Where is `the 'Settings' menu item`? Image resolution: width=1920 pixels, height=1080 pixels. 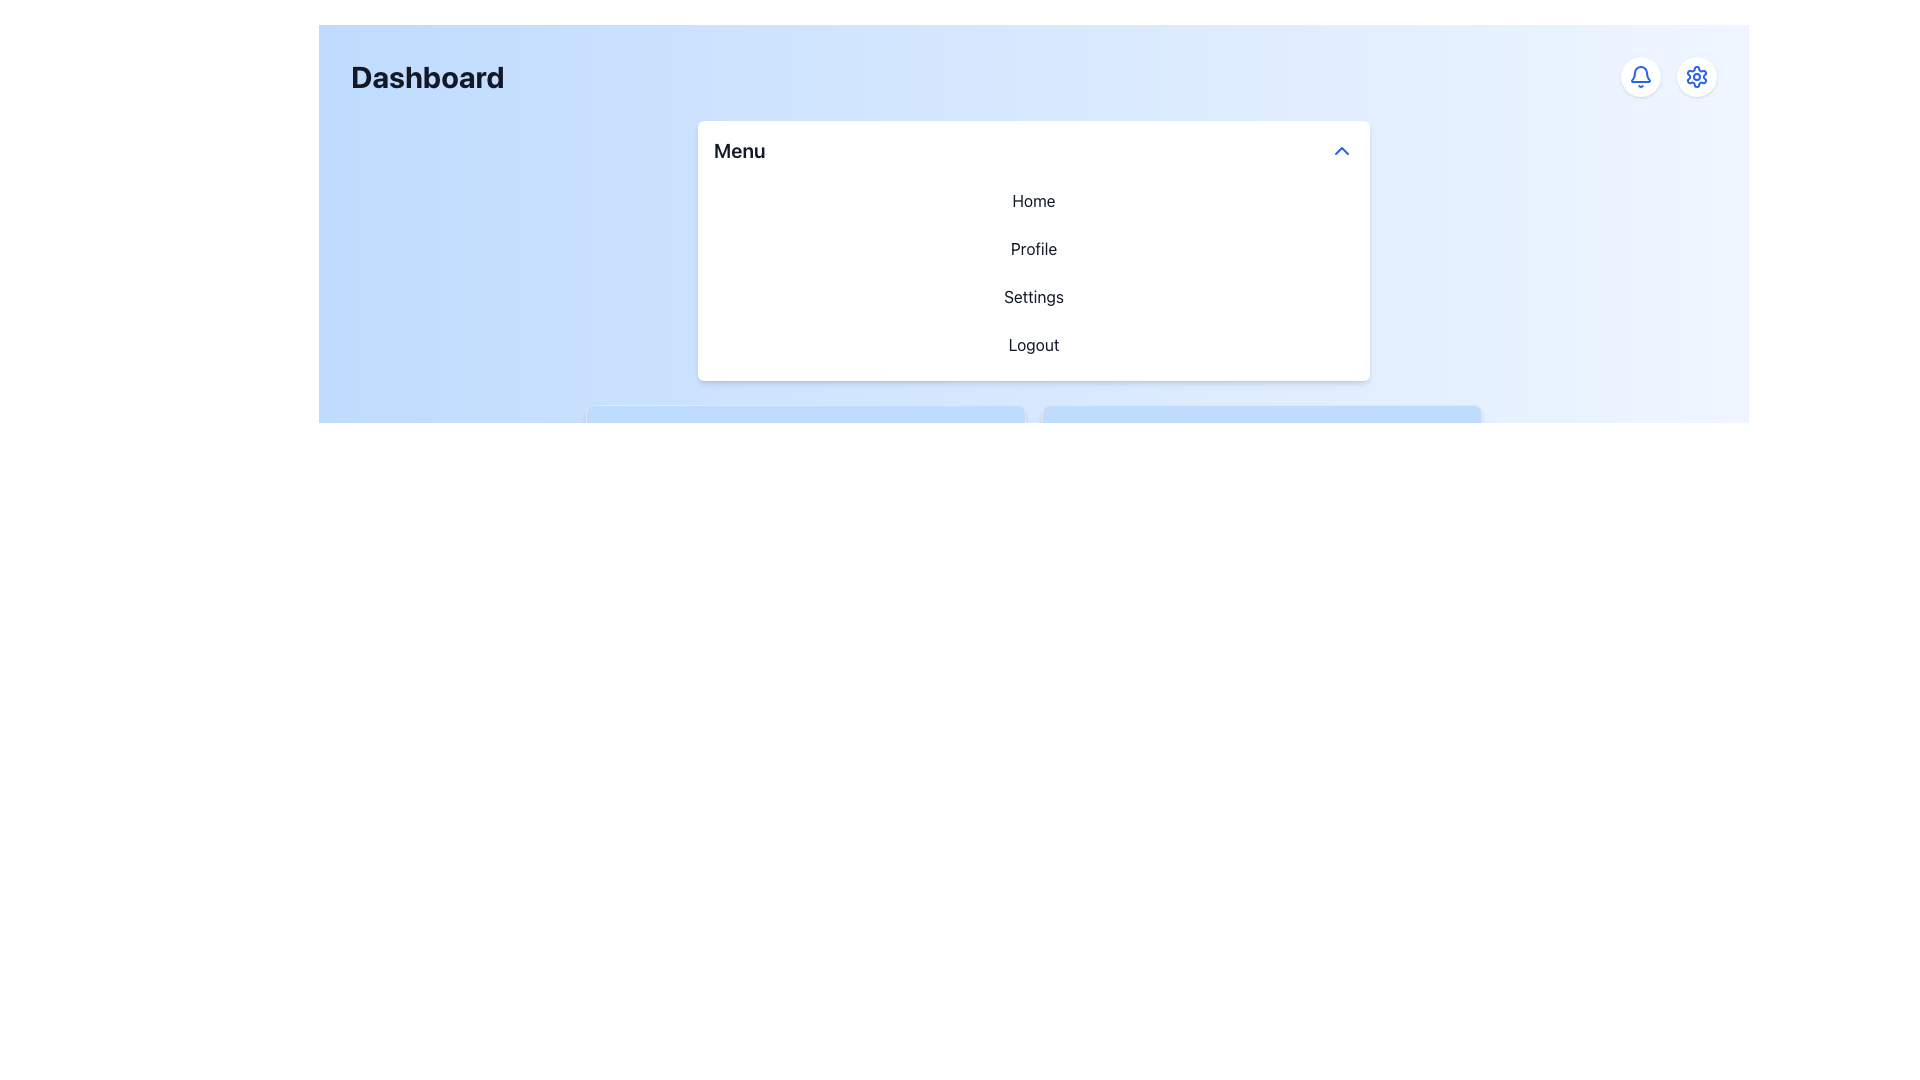
the 'Settings' menu item is located at coordinates (1033, 297).